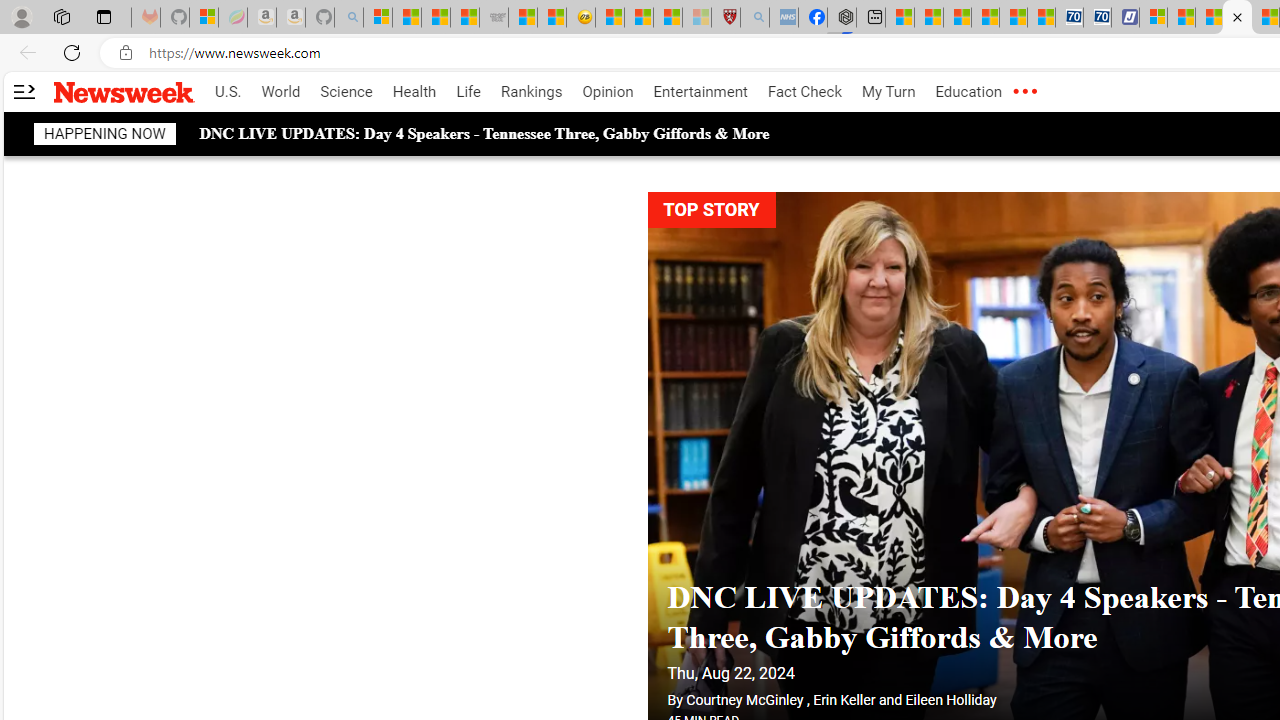 The image size is (1280, 720). I want to click on 'Entertainment', so click(700, 92).